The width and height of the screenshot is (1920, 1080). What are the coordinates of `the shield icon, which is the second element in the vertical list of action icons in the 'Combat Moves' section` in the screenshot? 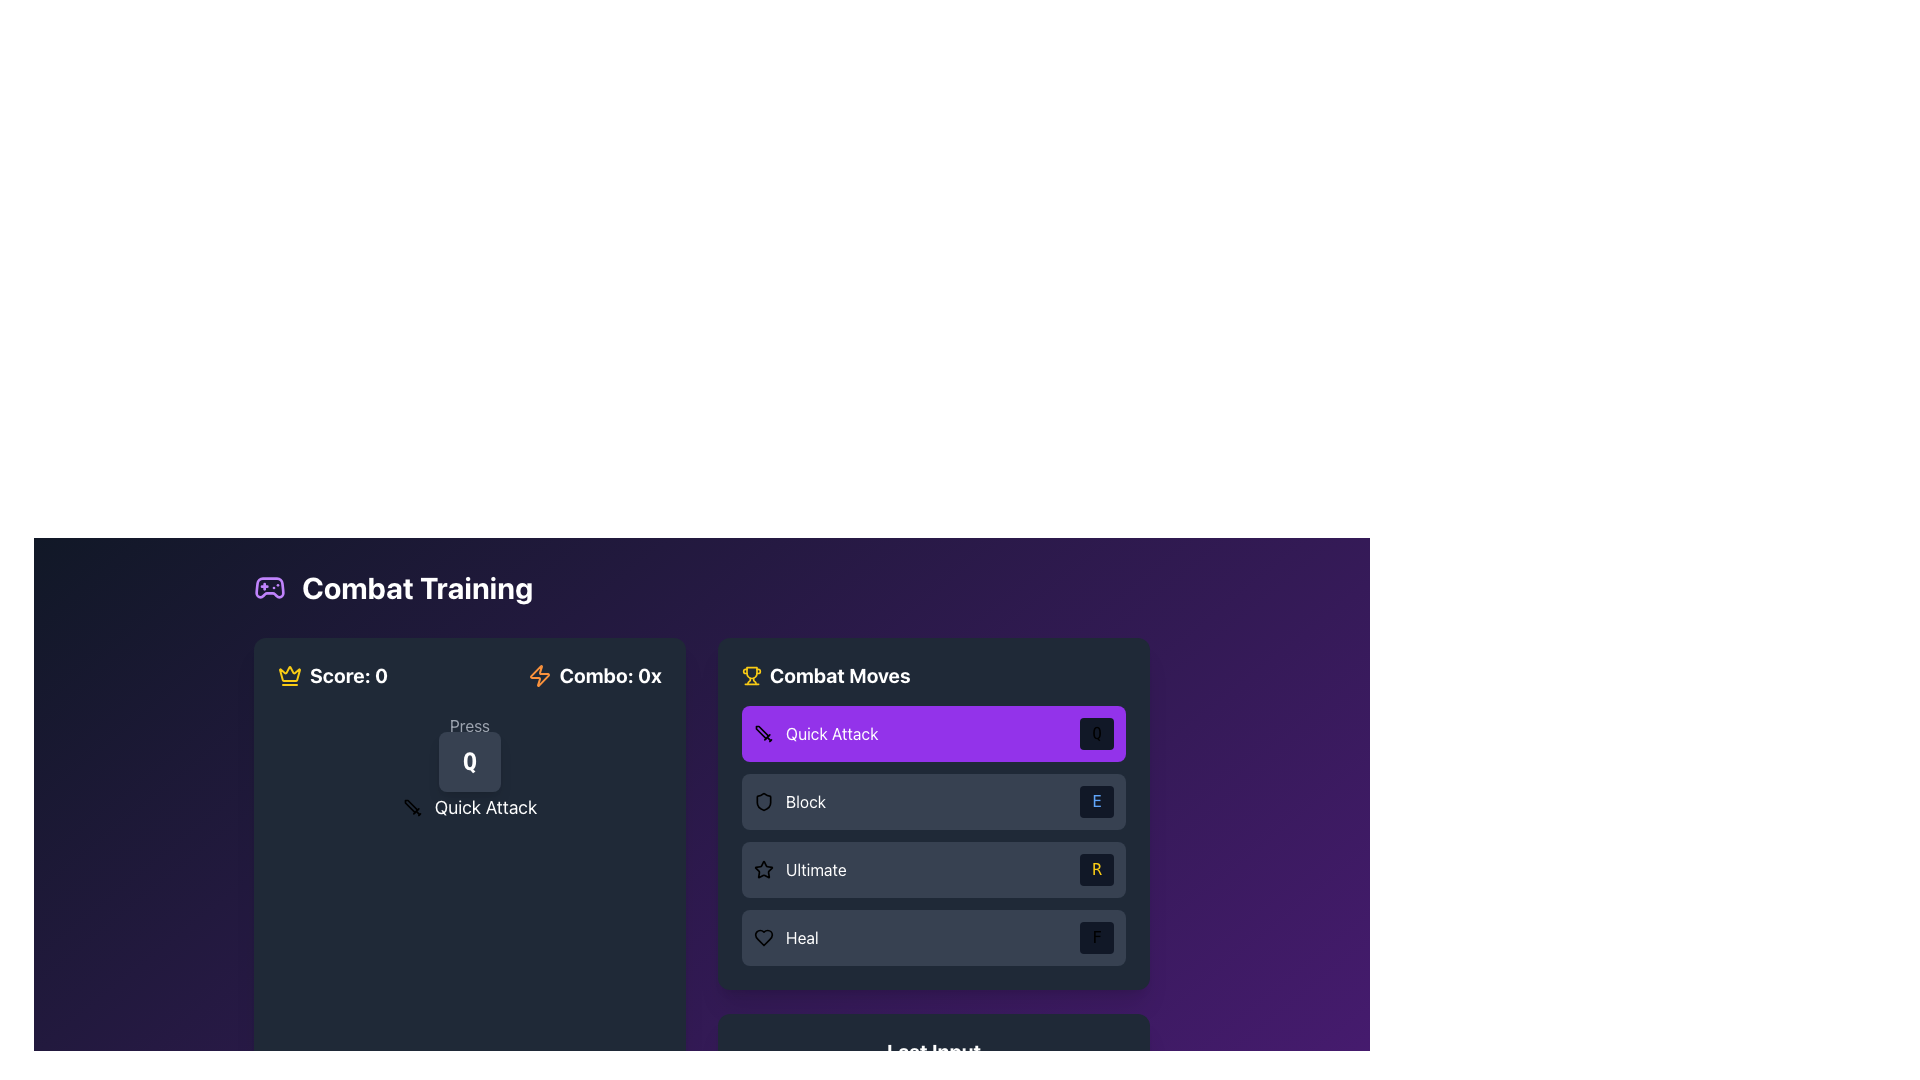 It's located at (762, 801).